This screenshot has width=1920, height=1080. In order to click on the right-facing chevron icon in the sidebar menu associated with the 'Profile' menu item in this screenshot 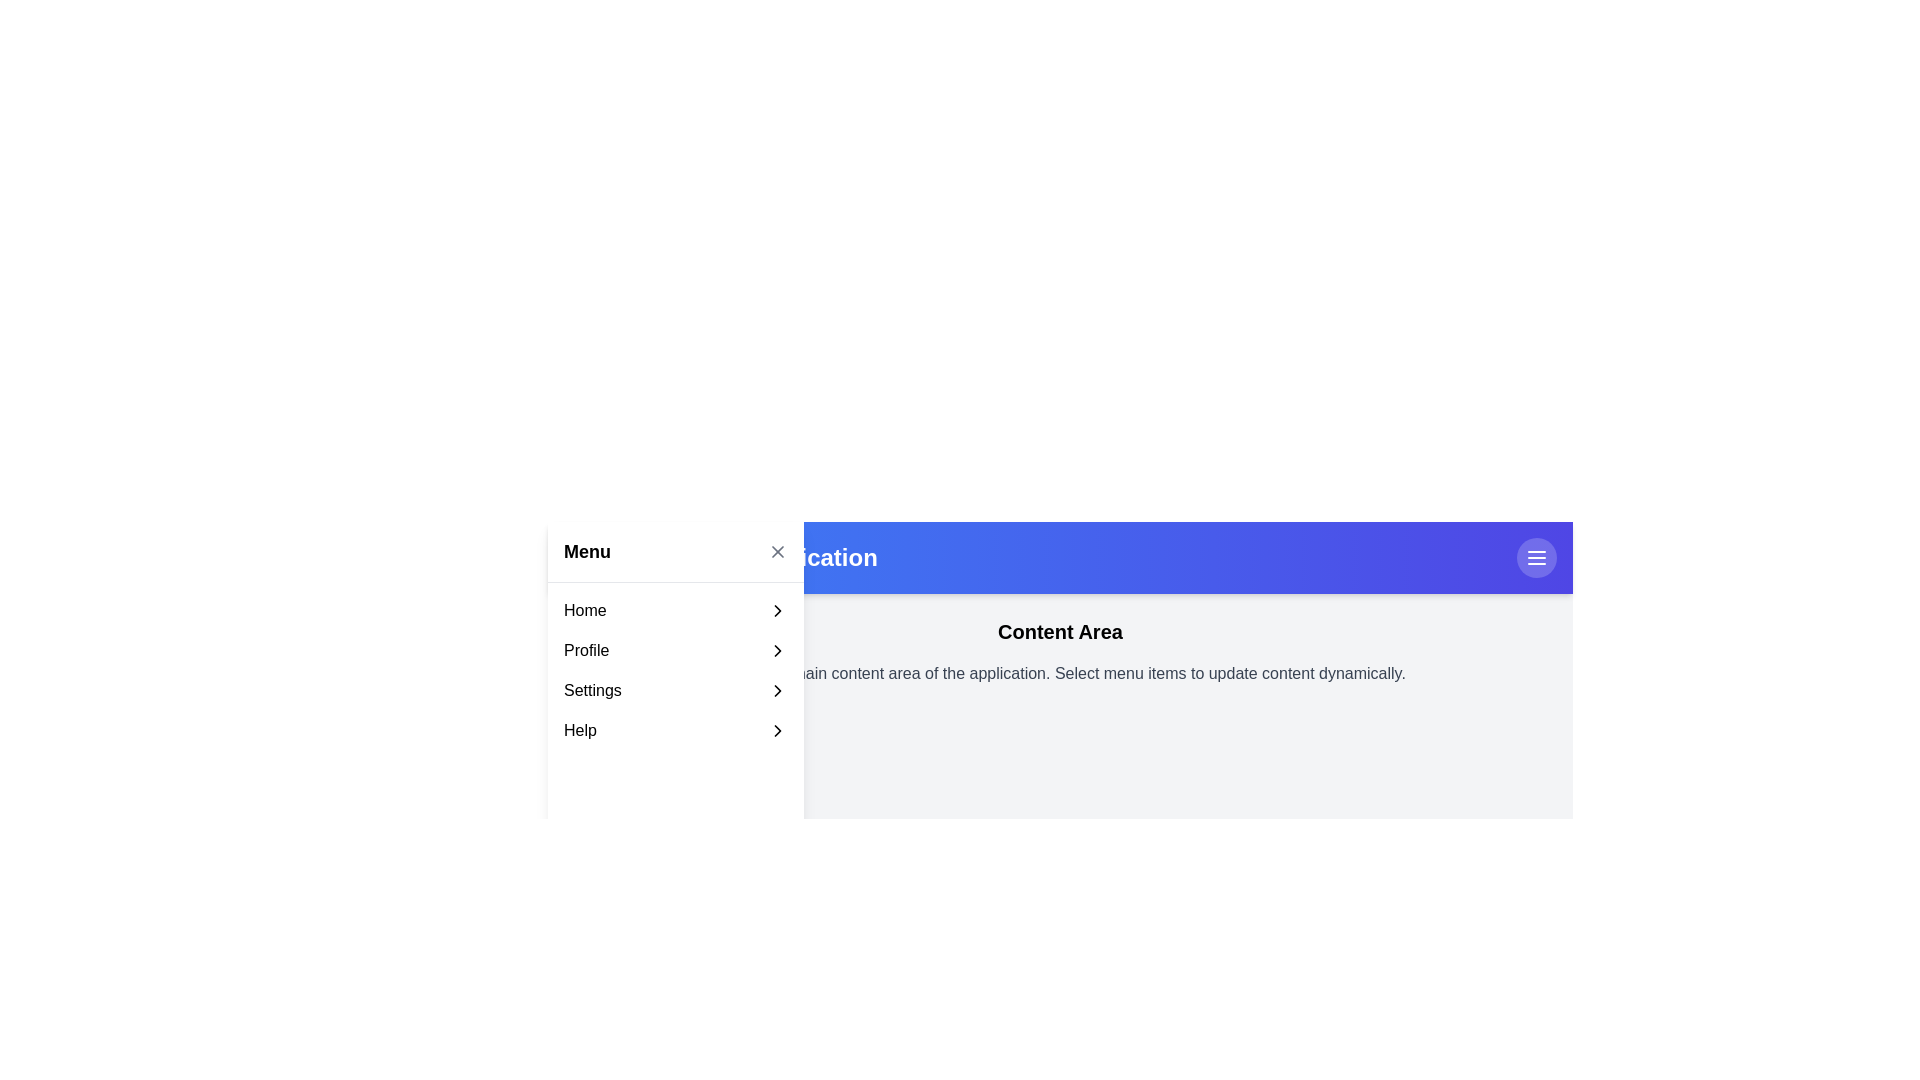, I will do `click(776, 651)`.